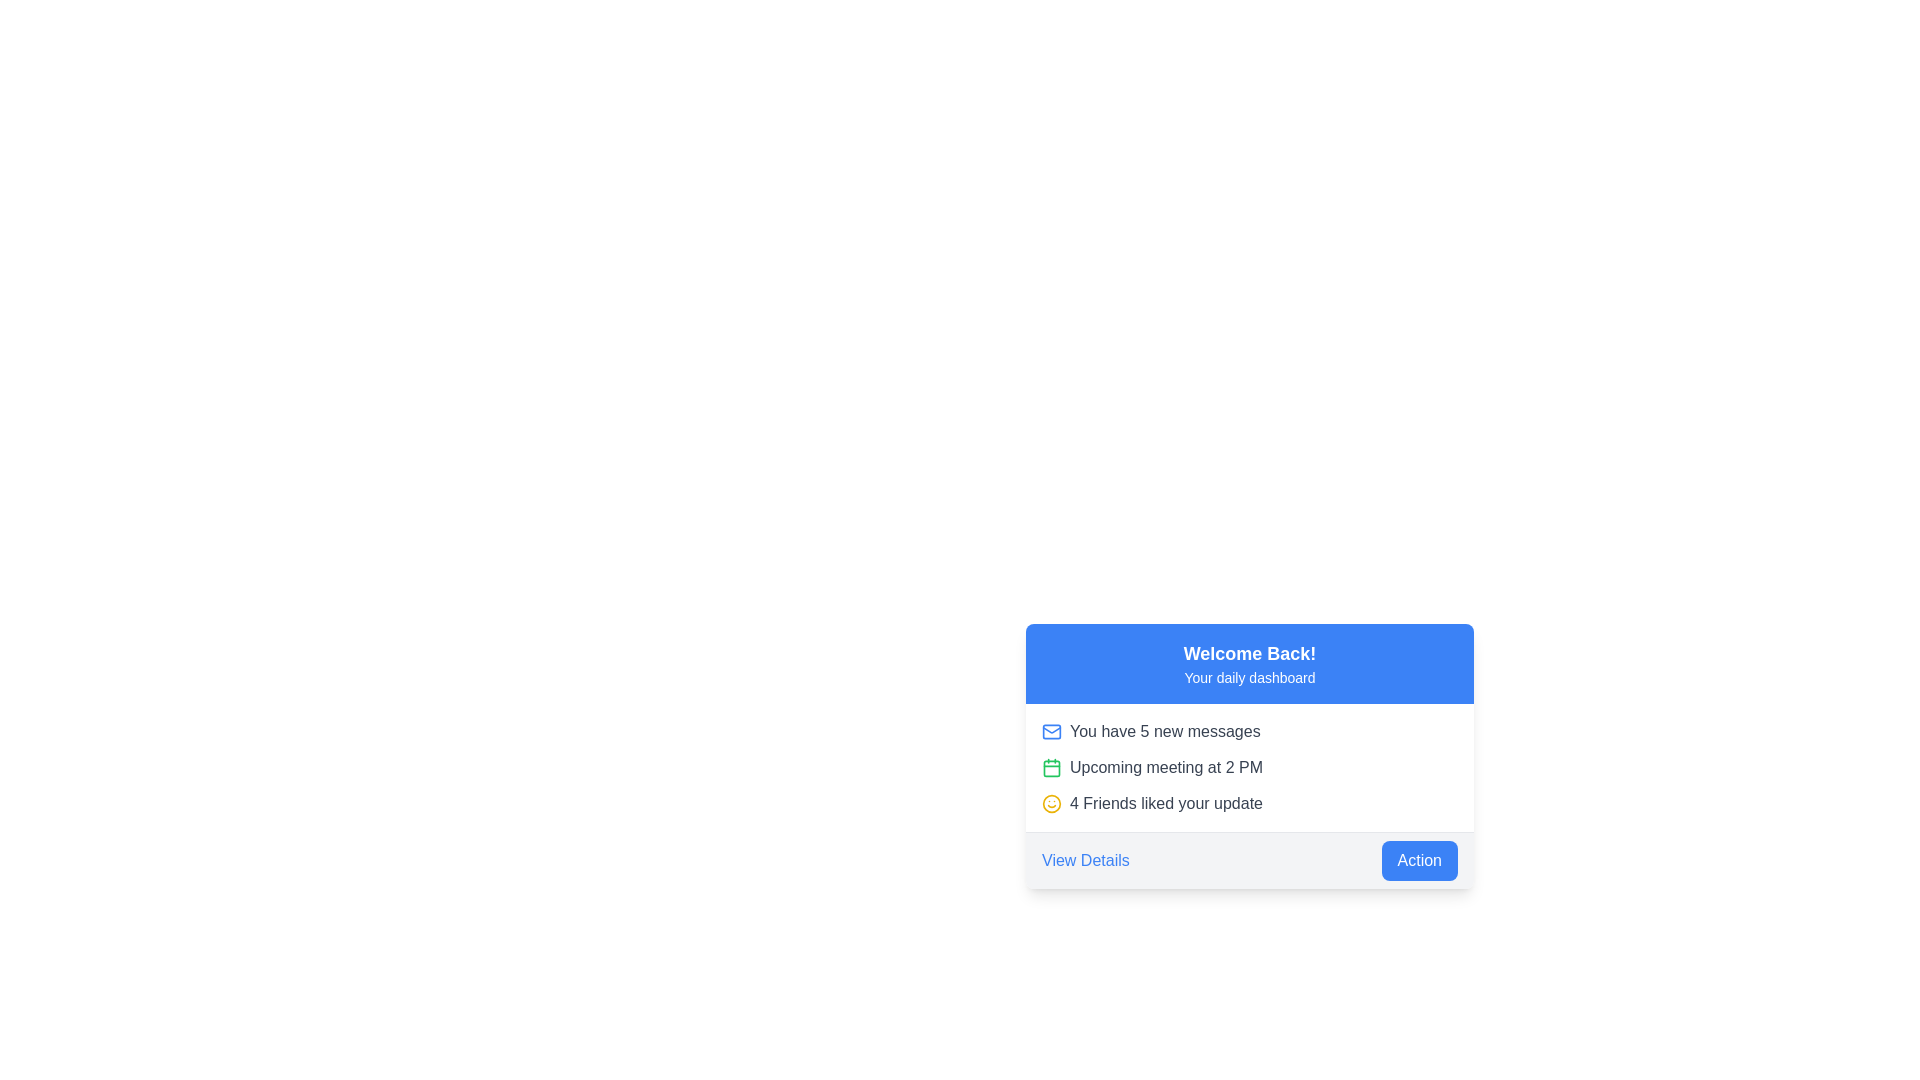 The width and height of the screenshot is (1920, 1080). I want to click on the small smiley face icon that precedes the text '4 Friends liked your update' in the lower-right section of the interface, so click(1050, 802).